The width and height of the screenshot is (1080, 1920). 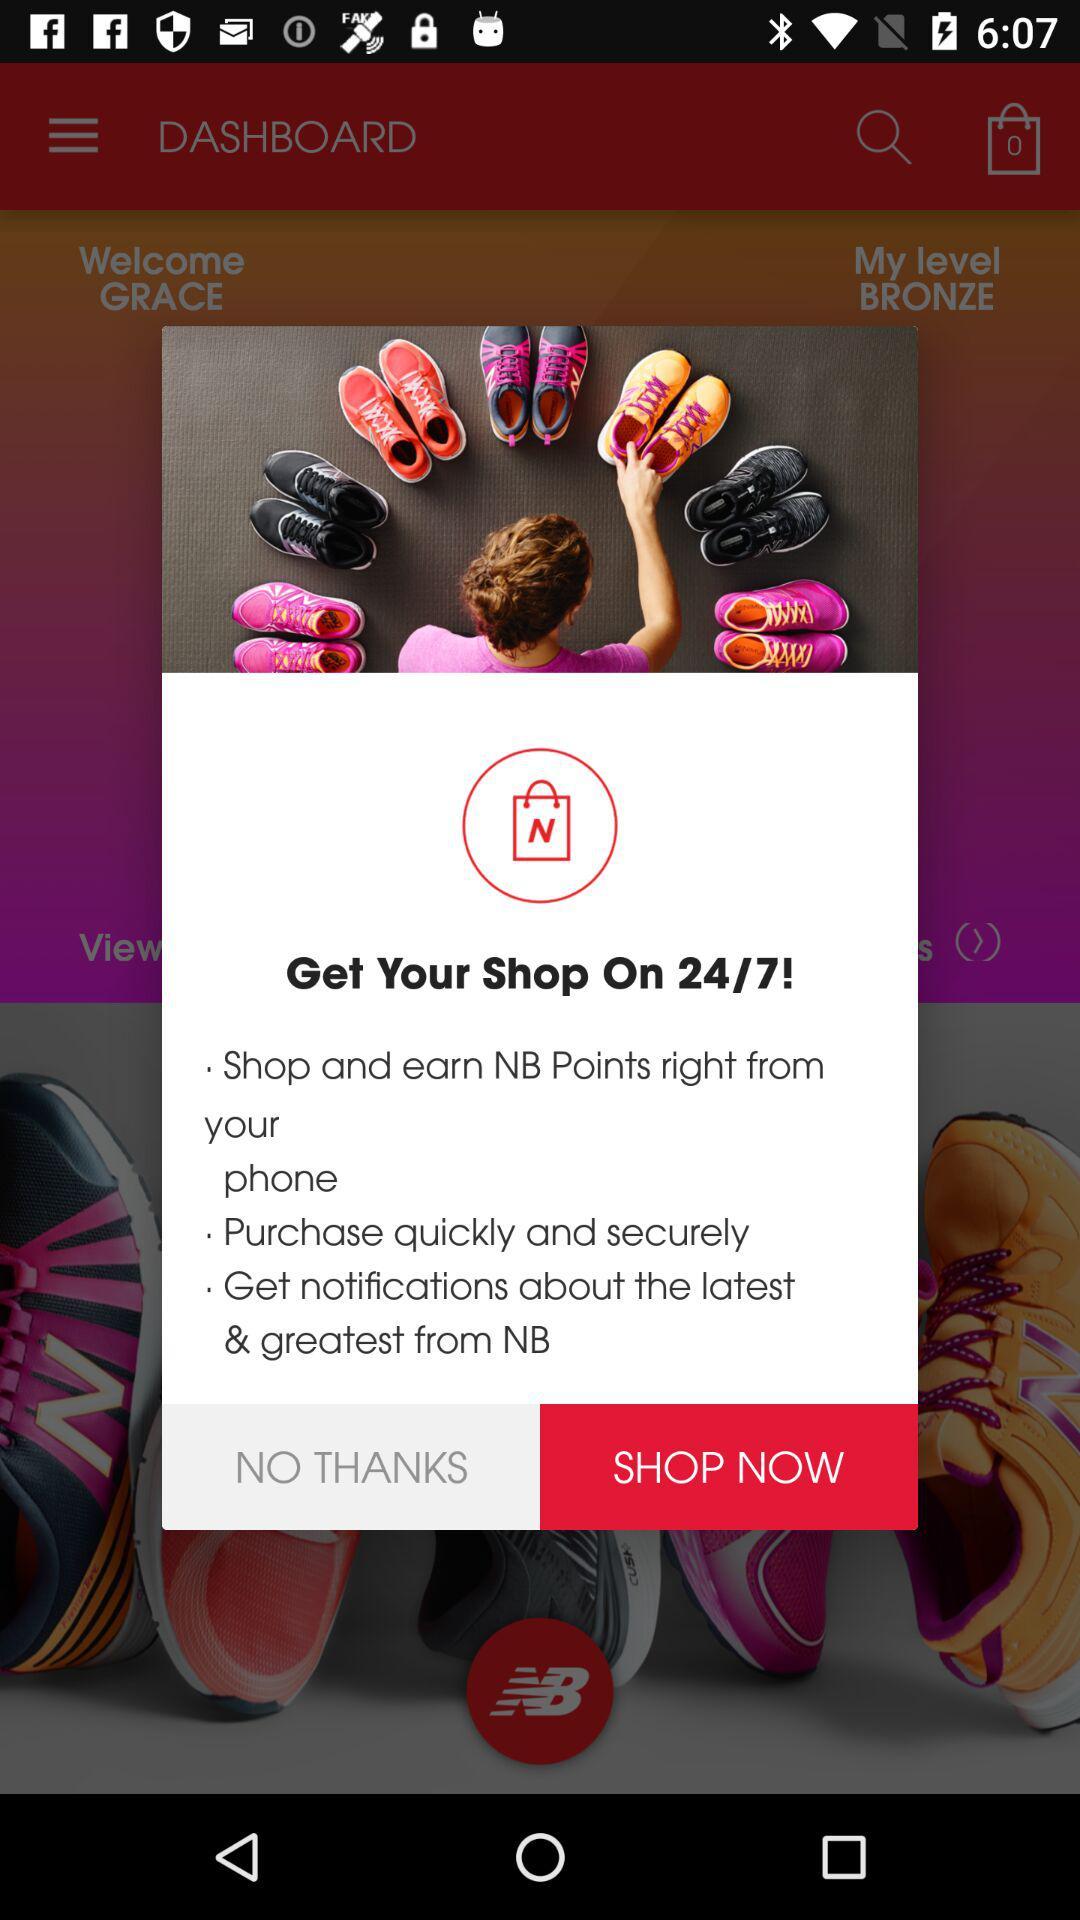 What do you see at coordinates (729, 1467) in the screenshot?
I see `the shop now at the bottom right corner` at bounding box center [729, 1467].